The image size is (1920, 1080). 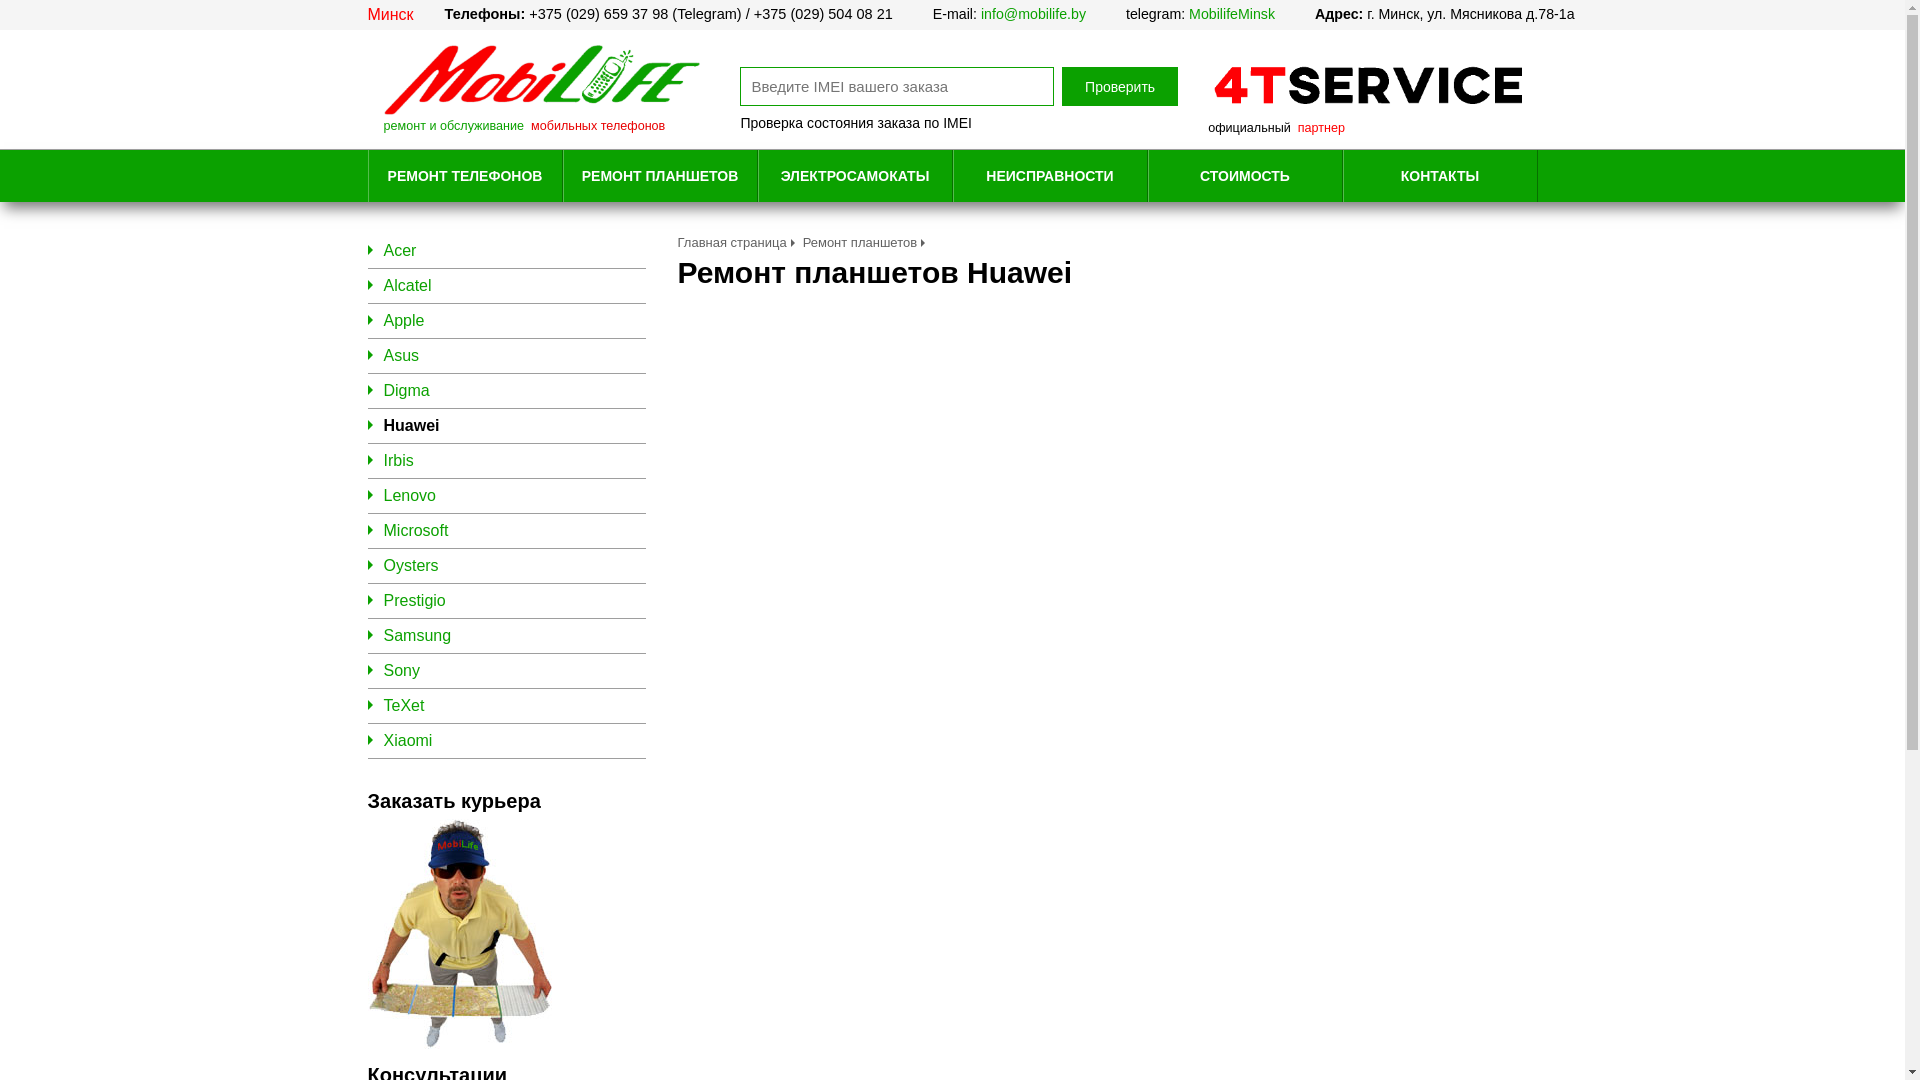 I want to click on 'TeXet', so click(x=403, y=704).